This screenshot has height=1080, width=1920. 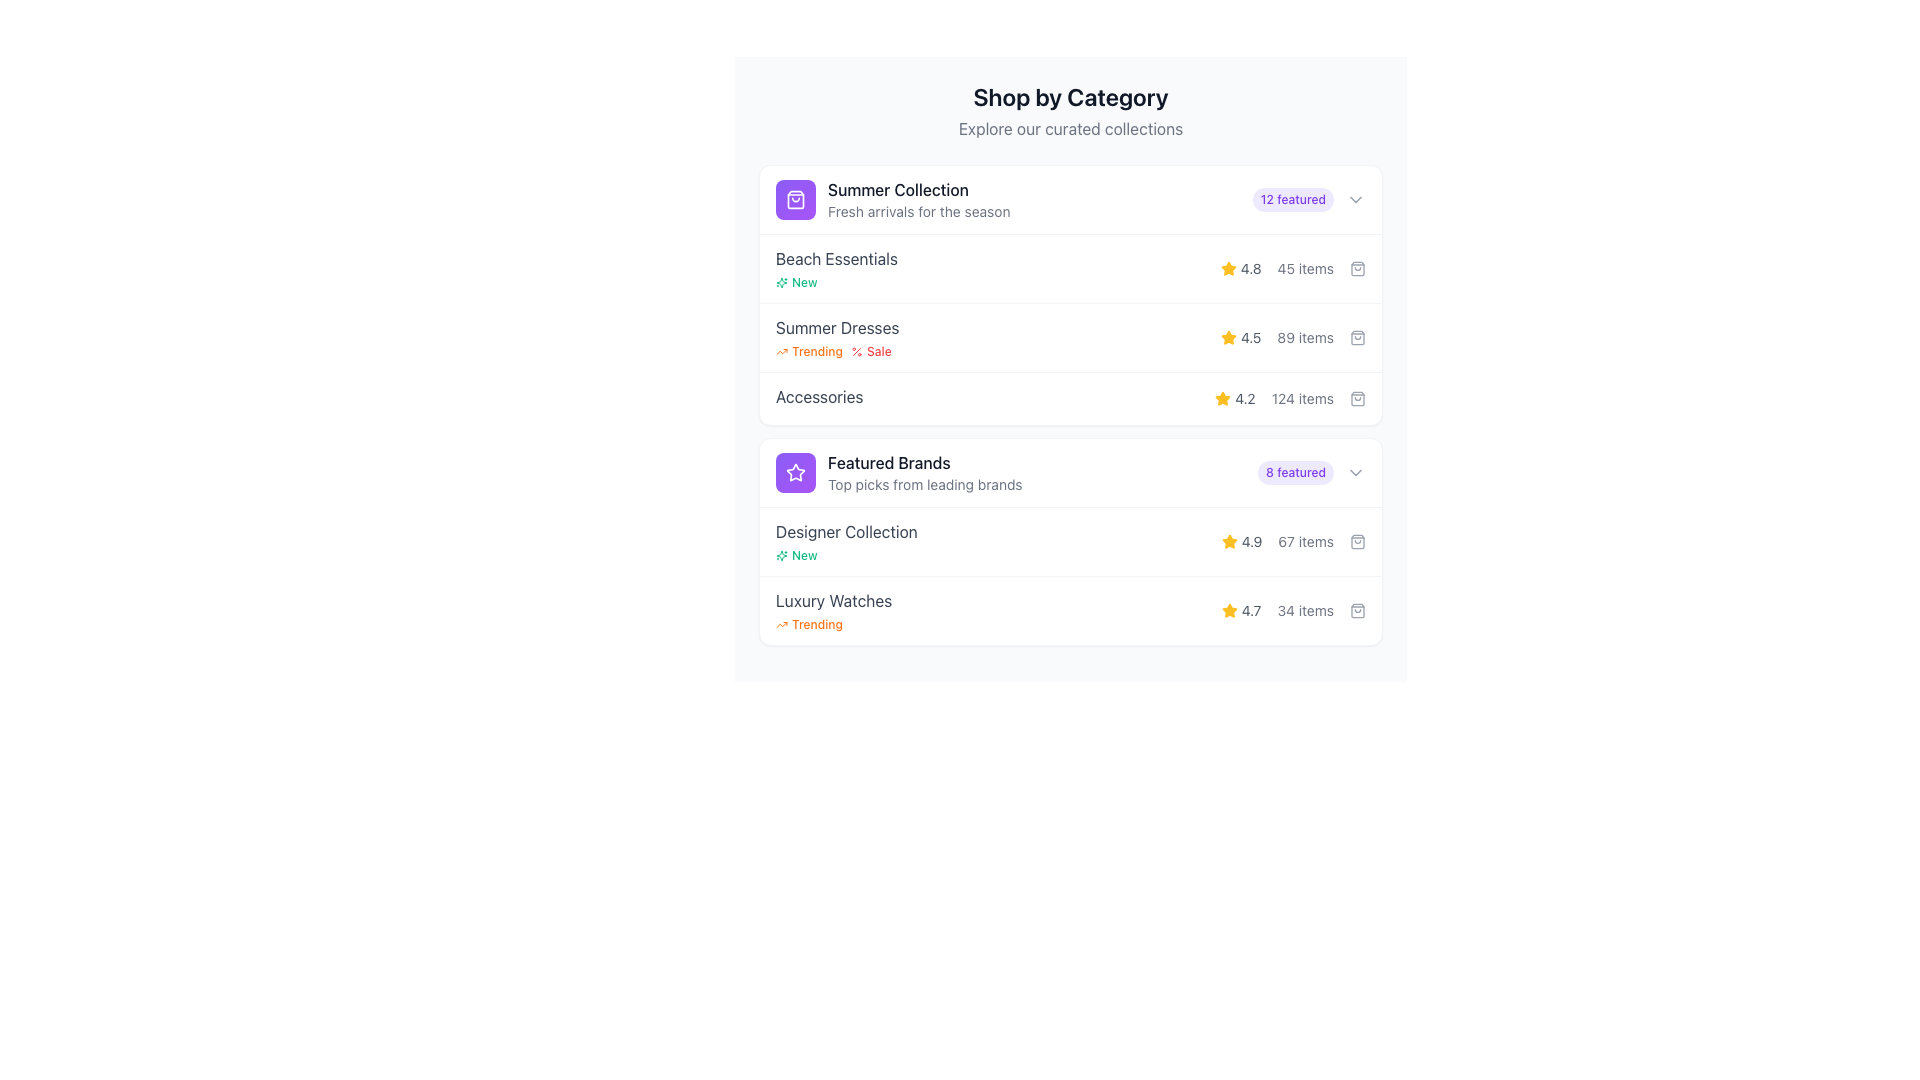 What do you see at coordinates (795, 555) in the screenshot?
I see `the 'New' label with a sparkles icon in green color, located left of the 'Designer Collection' text in the 'Featured Brands' section, below 'Summer Collection'` at bounding box center [795, 555].